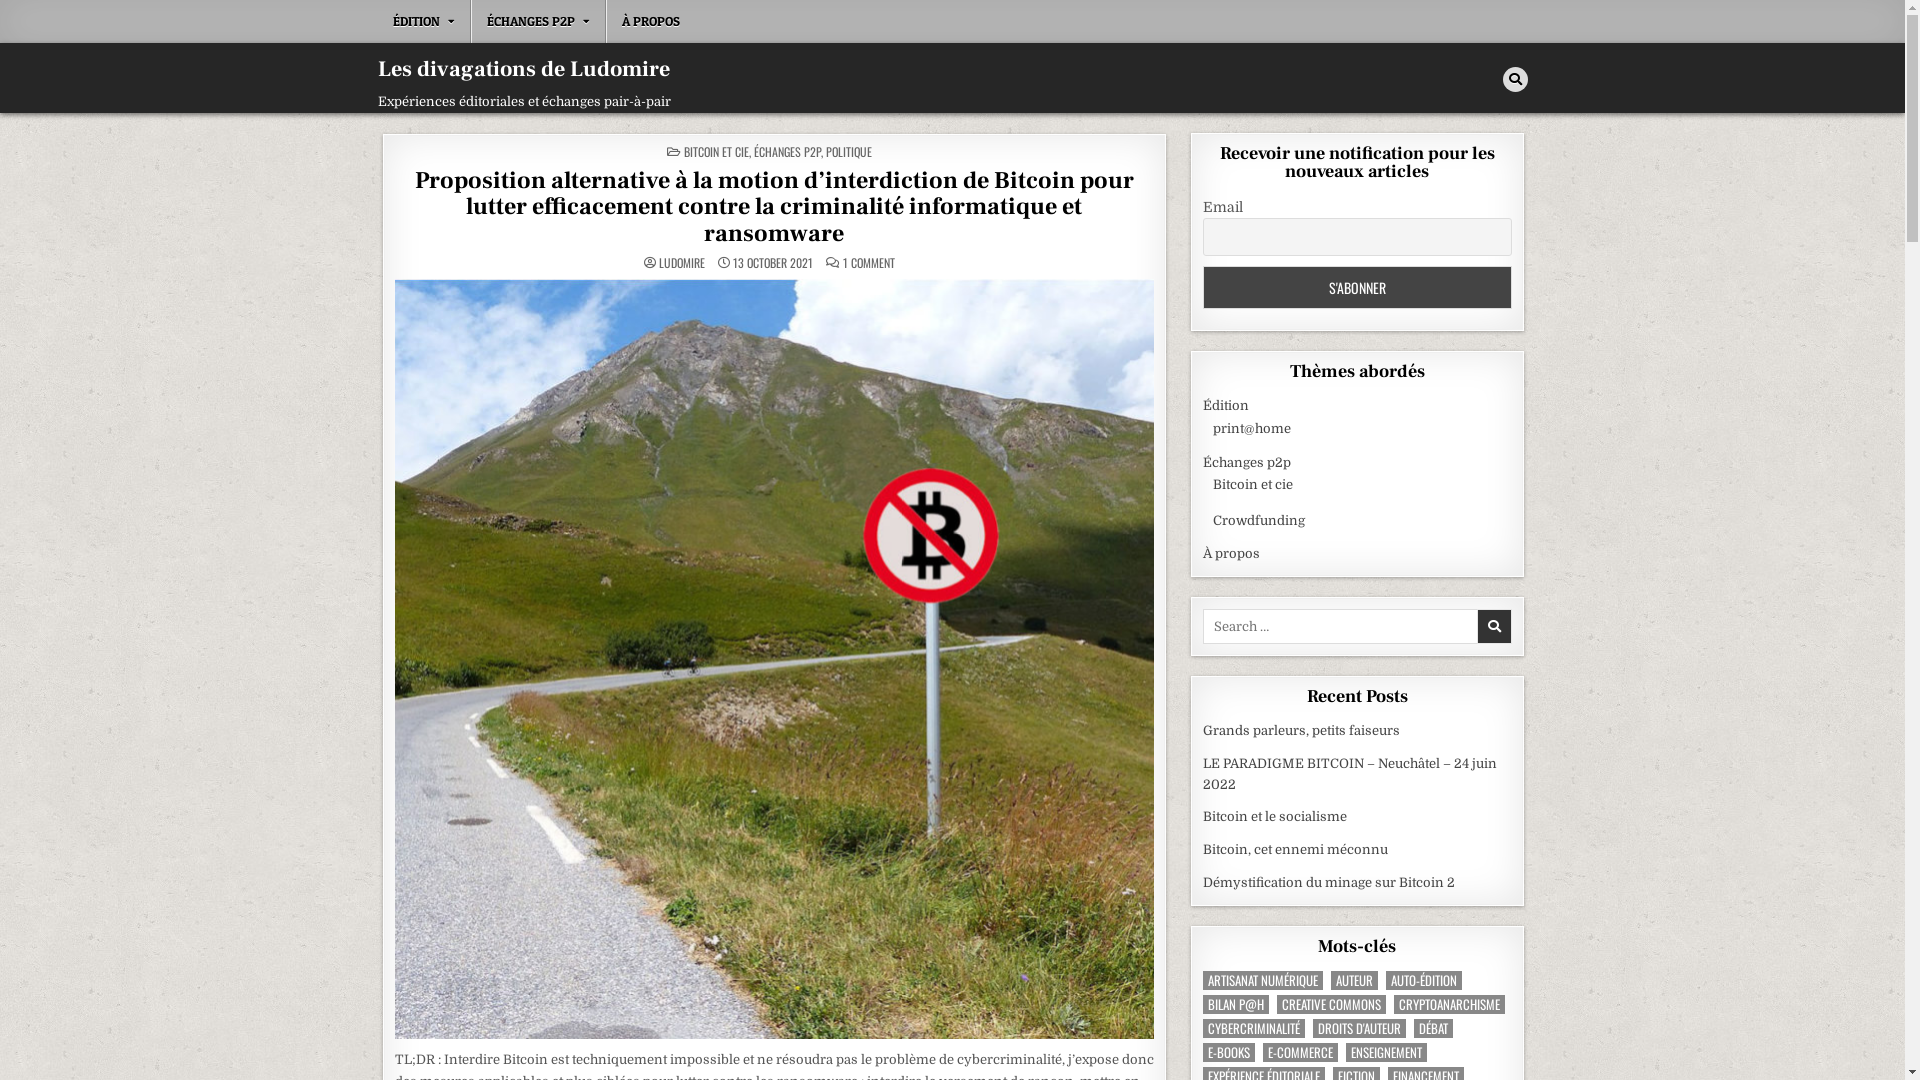 The image size is (1920, 1080). I want to click on 'AUTEUR', so click(1354, 979).